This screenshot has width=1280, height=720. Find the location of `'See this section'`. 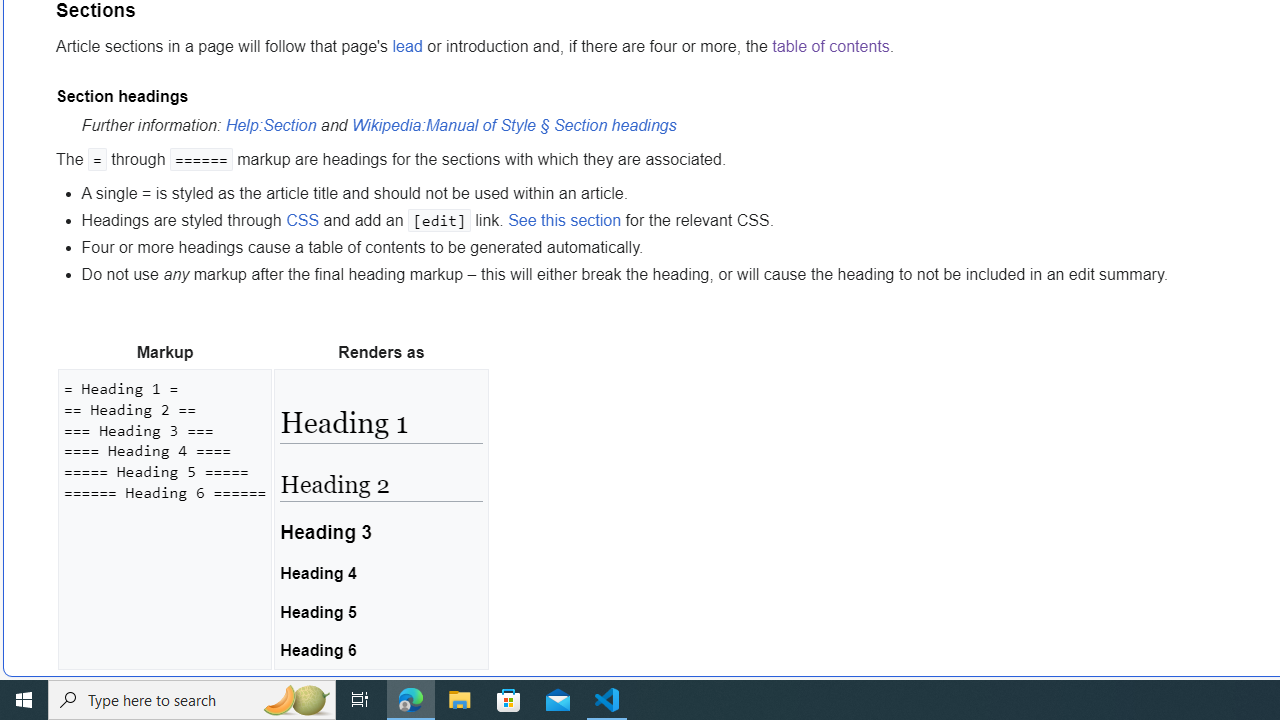

'See this section' is located at coordinates (564, 219).